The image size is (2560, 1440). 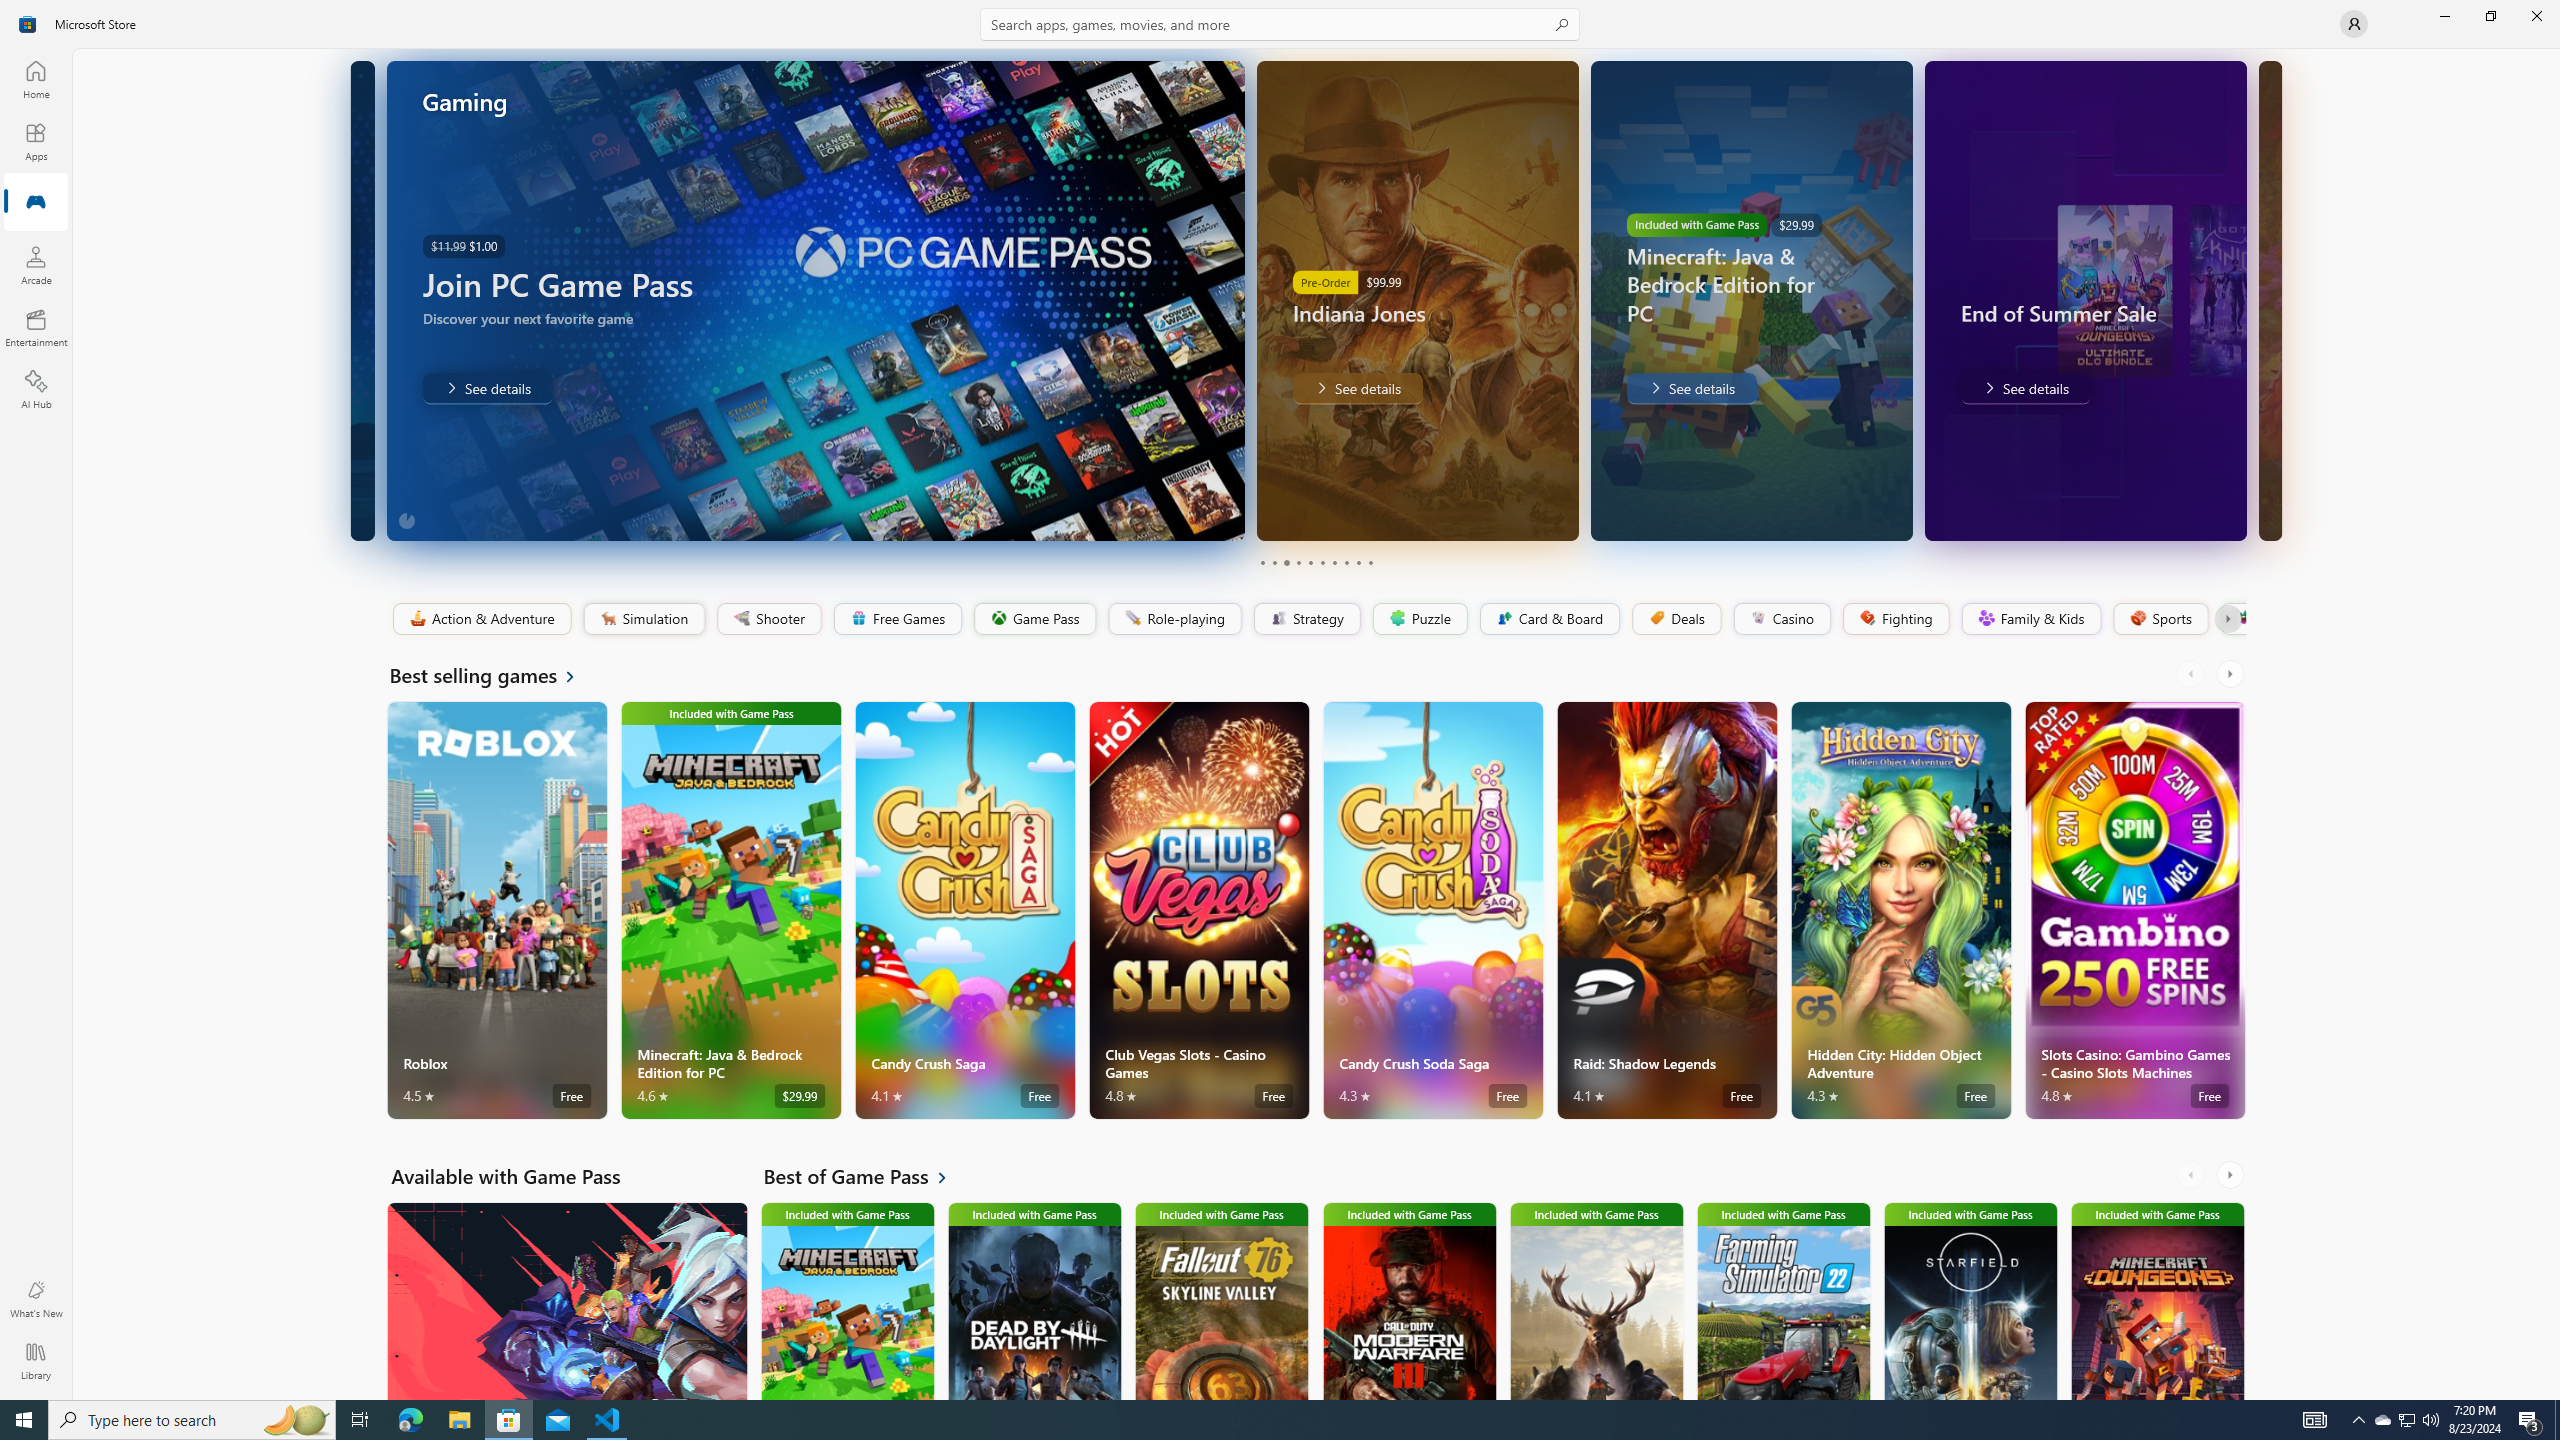 I want to click on 'Page 10', so click(x=1369, y=562).